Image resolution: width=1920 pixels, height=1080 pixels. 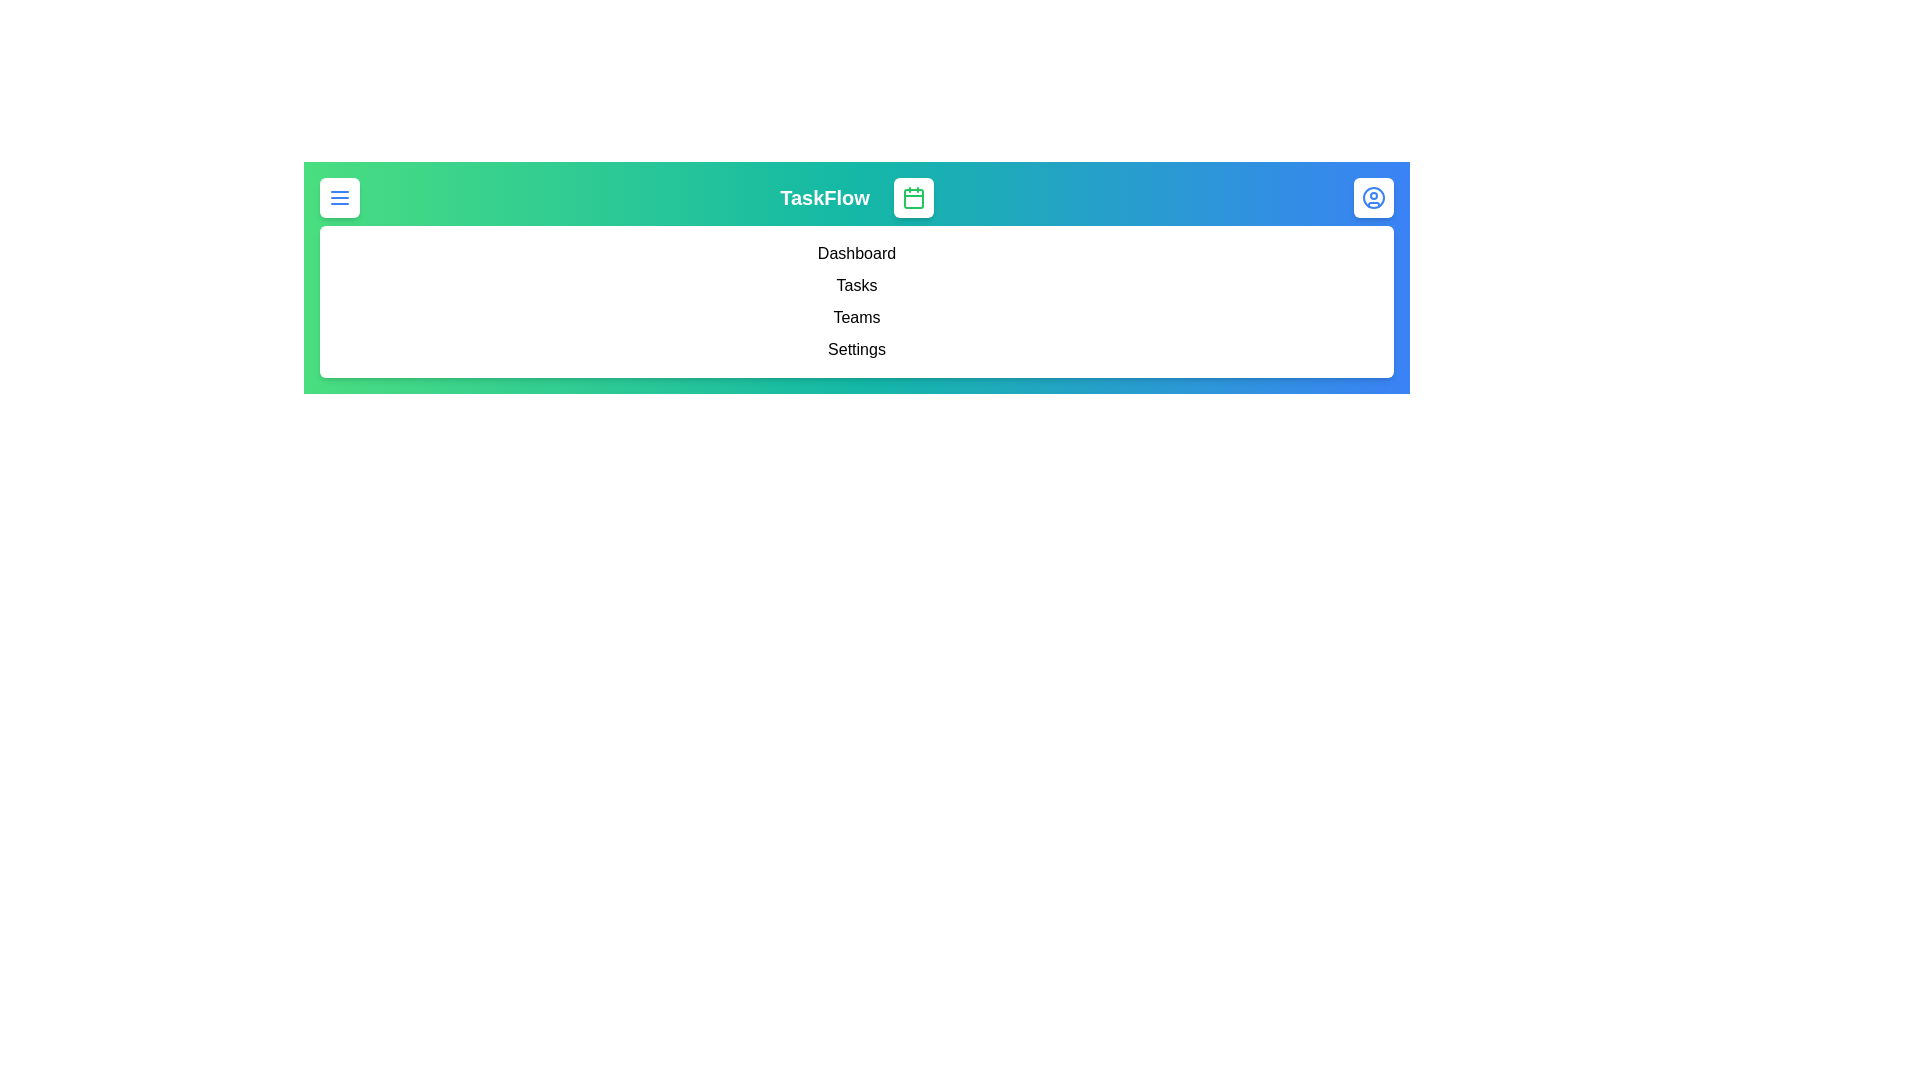 I want to click on the menu item Settings to navigate to the respective section, so click(x=857, y=349).